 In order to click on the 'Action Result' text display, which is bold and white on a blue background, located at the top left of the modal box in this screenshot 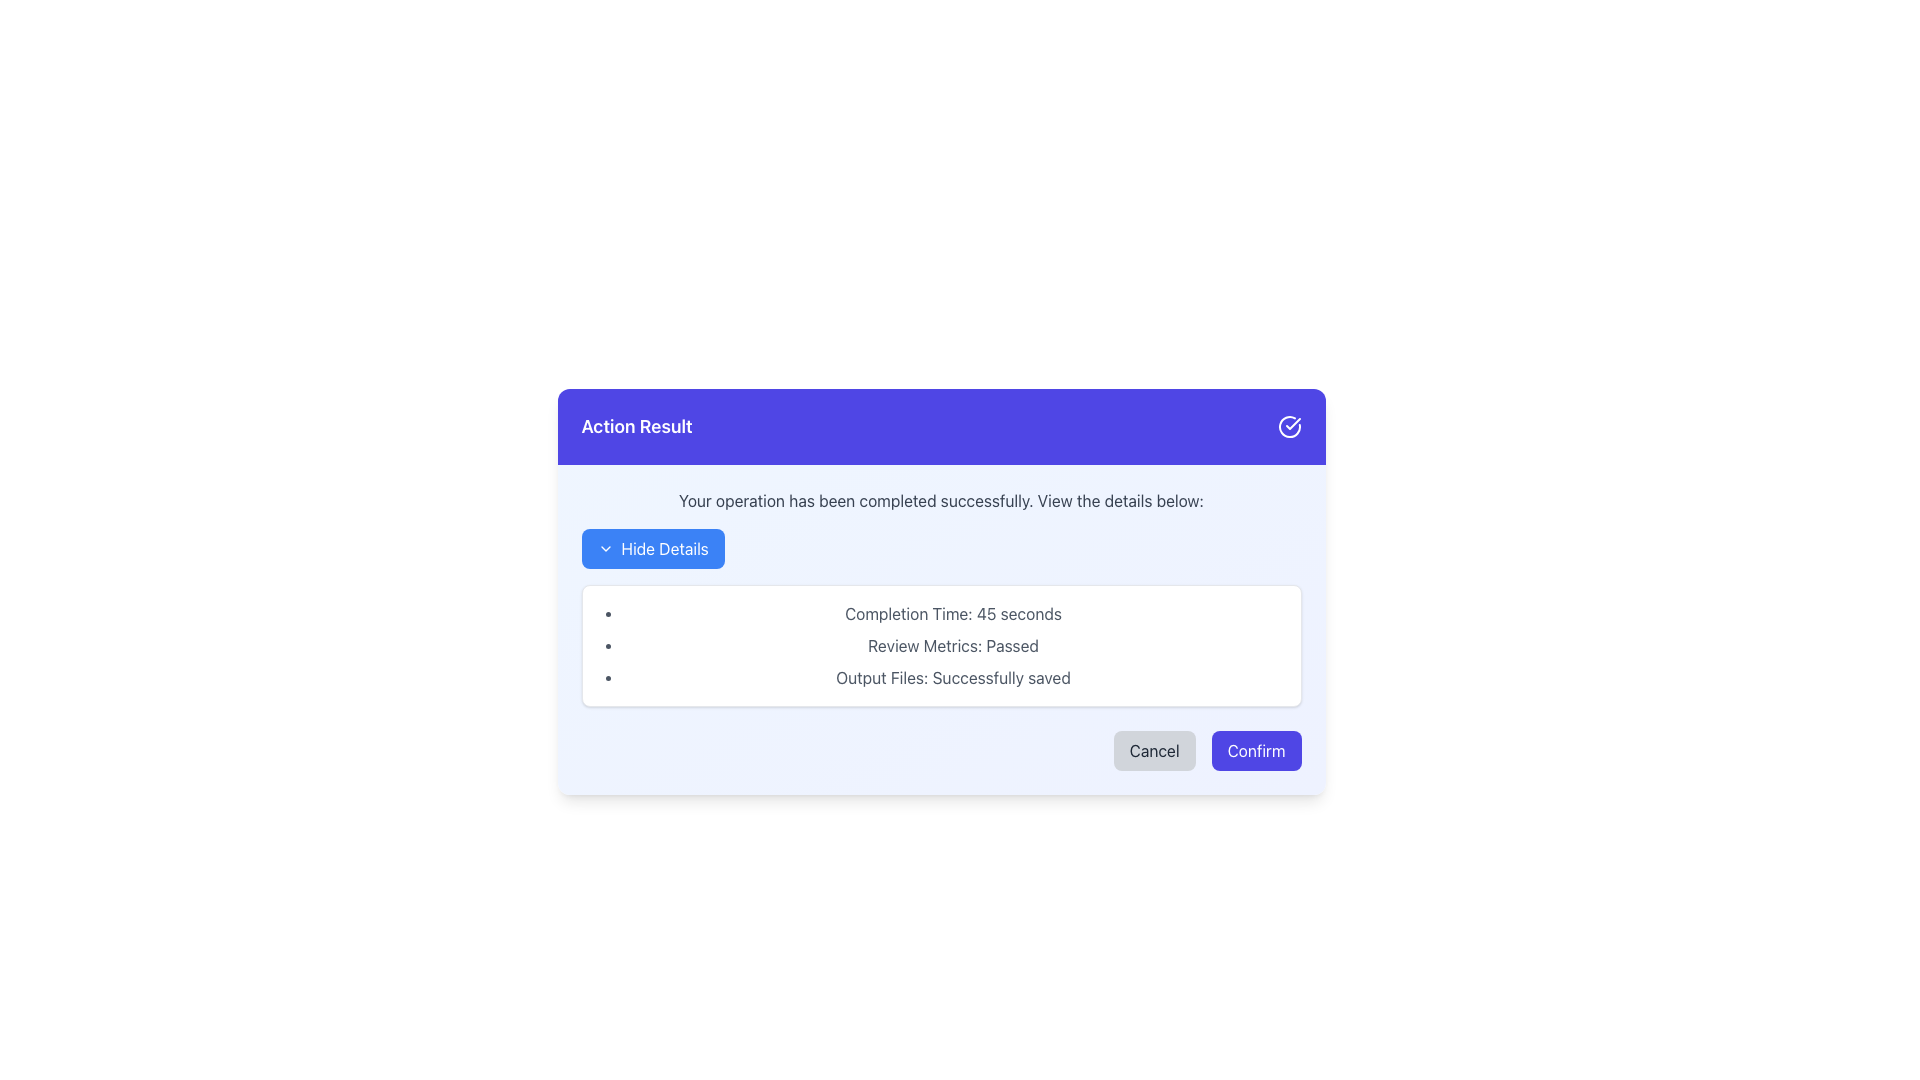, I will do `click(636, 426)`.